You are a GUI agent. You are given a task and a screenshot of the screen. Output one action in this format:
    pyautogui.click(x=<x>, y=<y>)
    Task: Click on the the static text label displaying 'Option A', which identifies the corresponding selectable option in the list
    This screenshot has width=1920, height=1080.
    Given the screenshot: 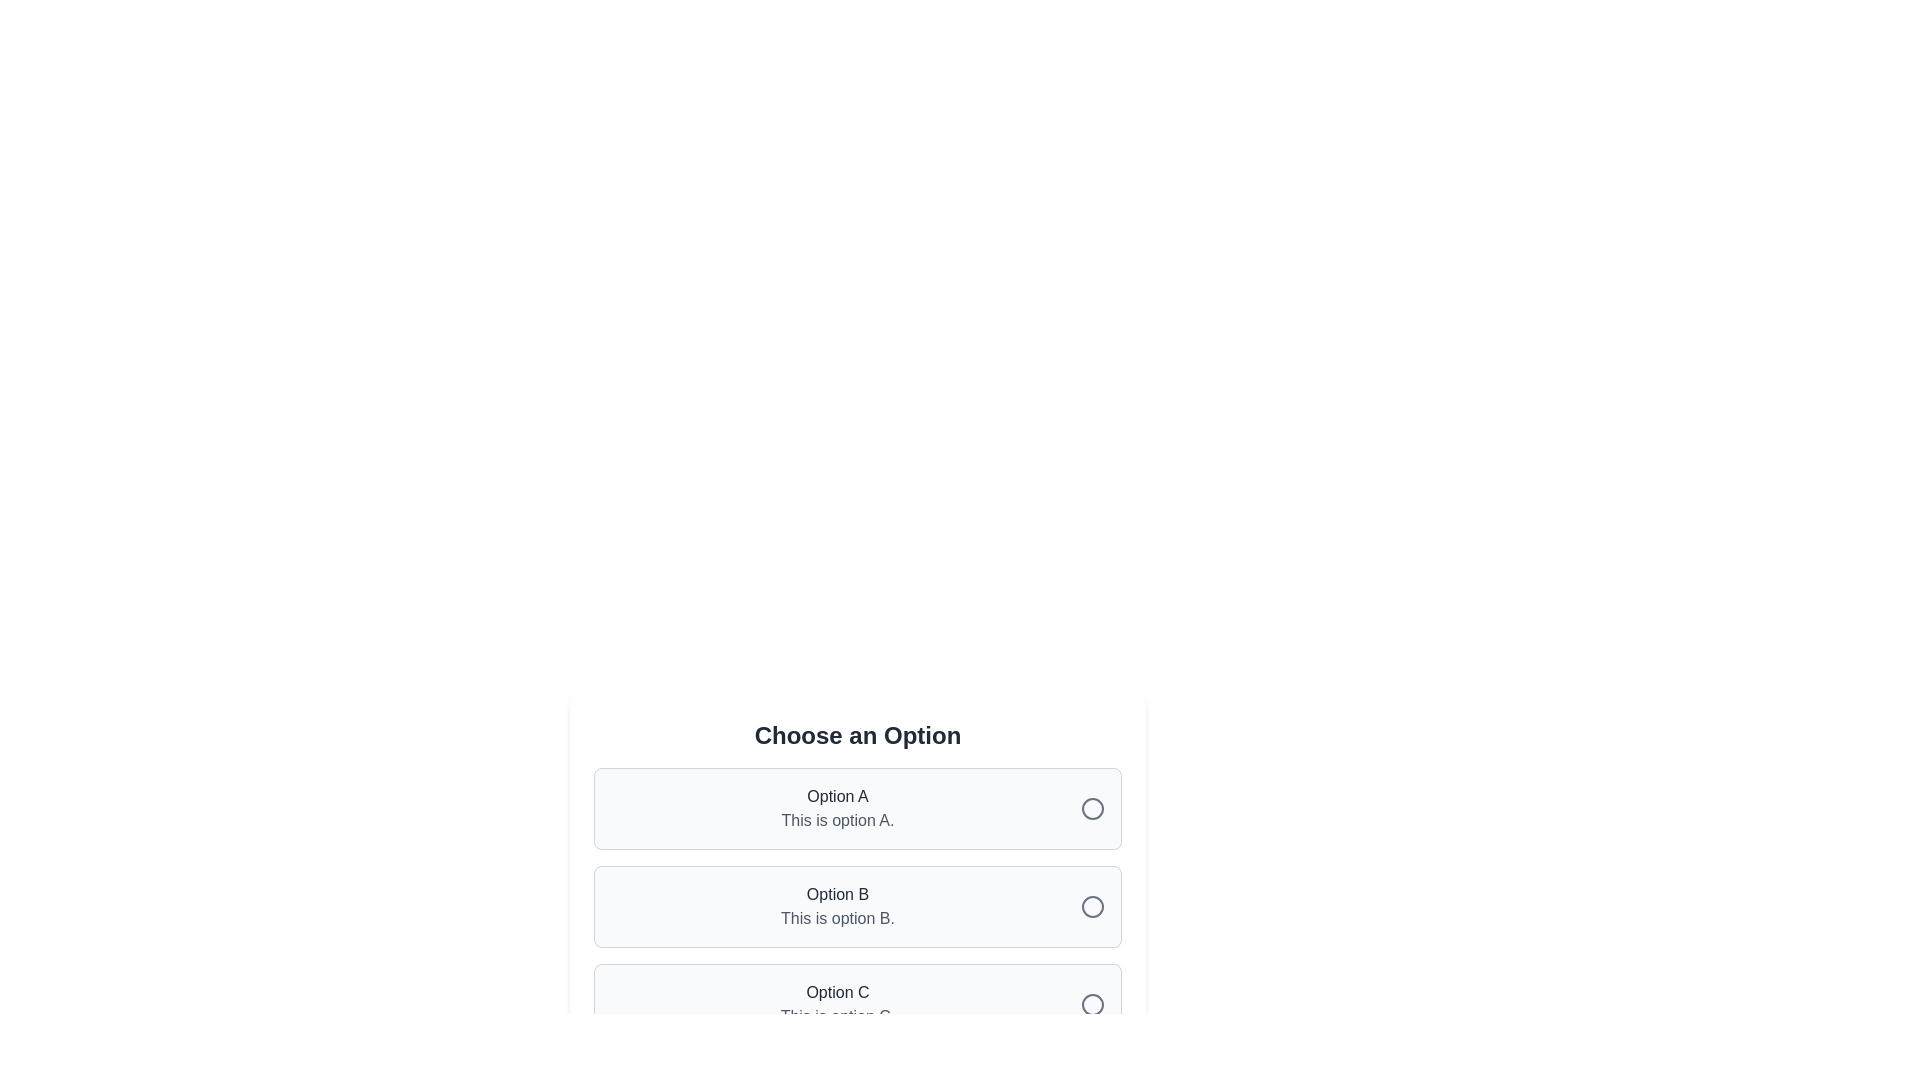 What is the action you would take?
    pyautogui.click(x=838, y=796)
    